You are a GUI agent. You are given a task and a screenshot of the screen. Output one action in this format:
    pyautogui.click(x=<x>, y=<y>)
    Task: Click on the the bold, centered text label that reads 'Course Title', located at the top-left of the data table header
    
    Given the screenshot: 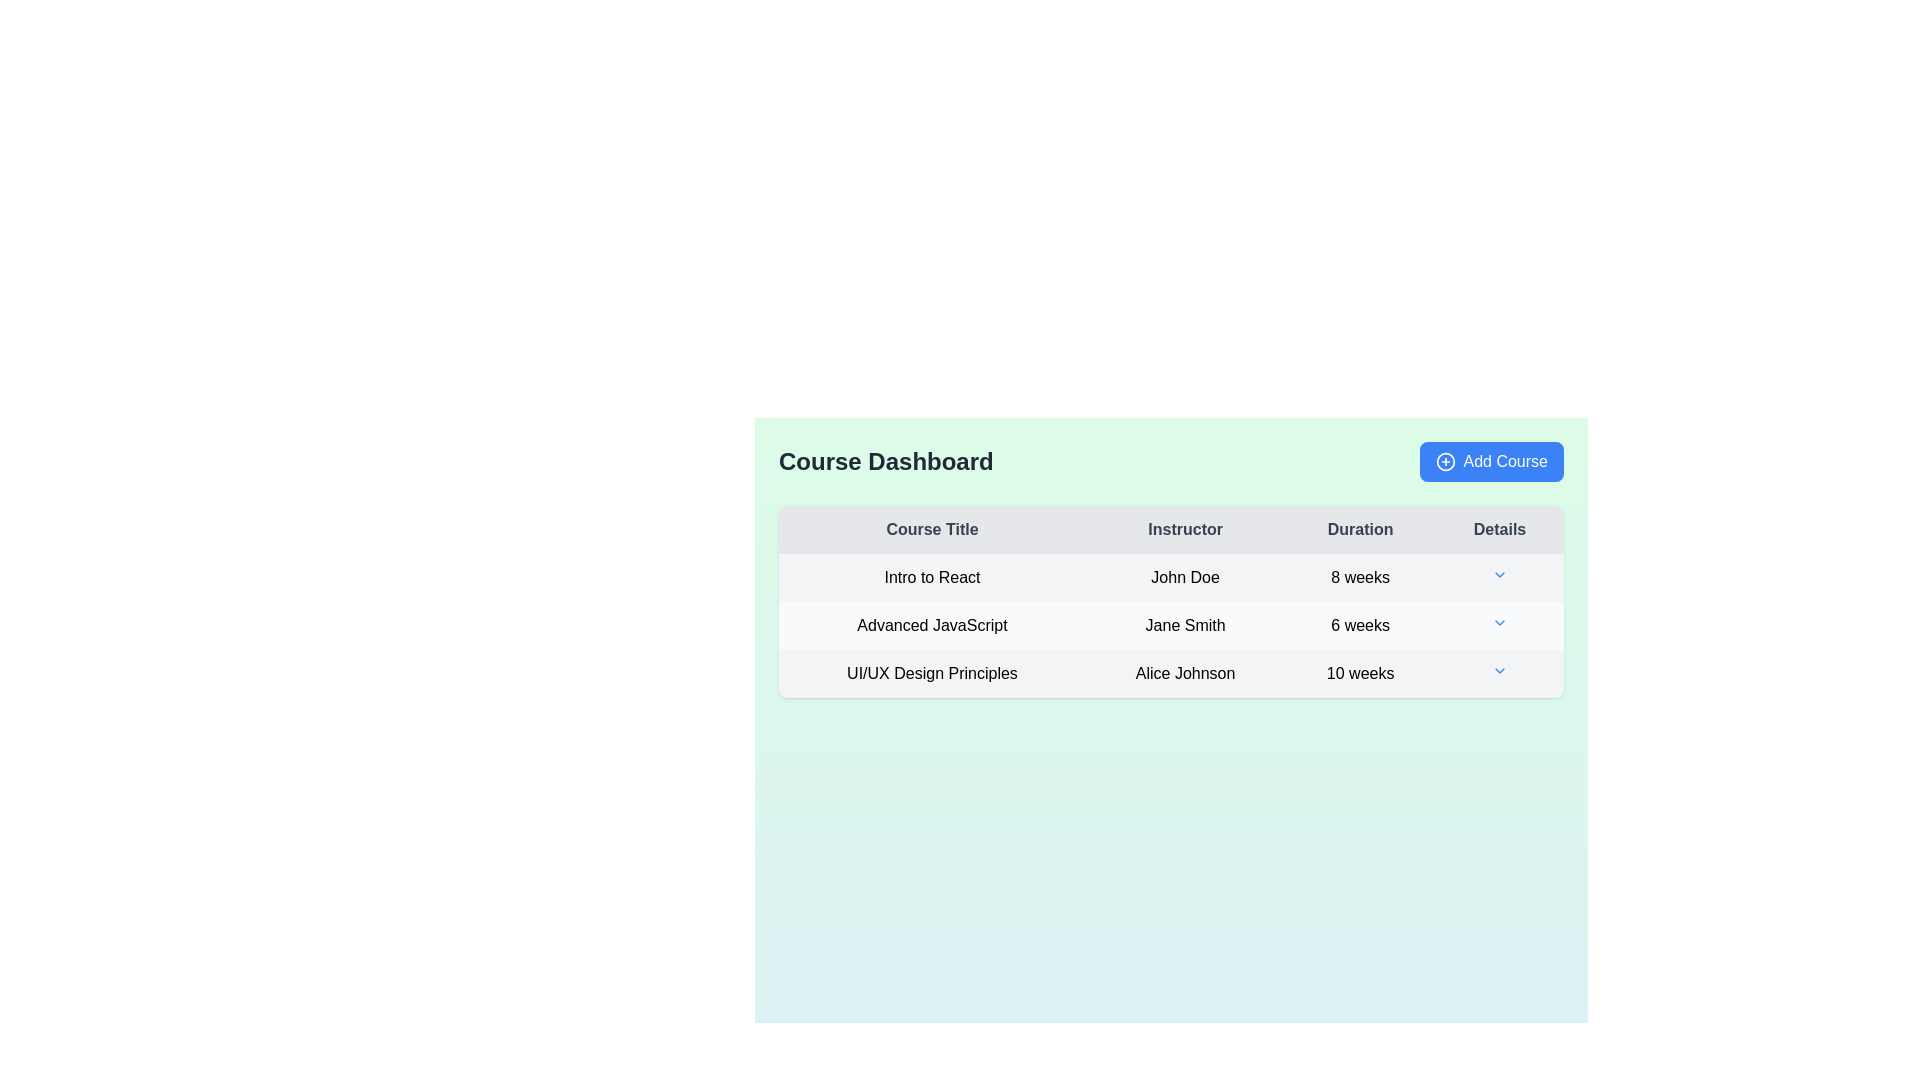 What is the action you would take?
    pyautogui.click(x=931, y=528)
    